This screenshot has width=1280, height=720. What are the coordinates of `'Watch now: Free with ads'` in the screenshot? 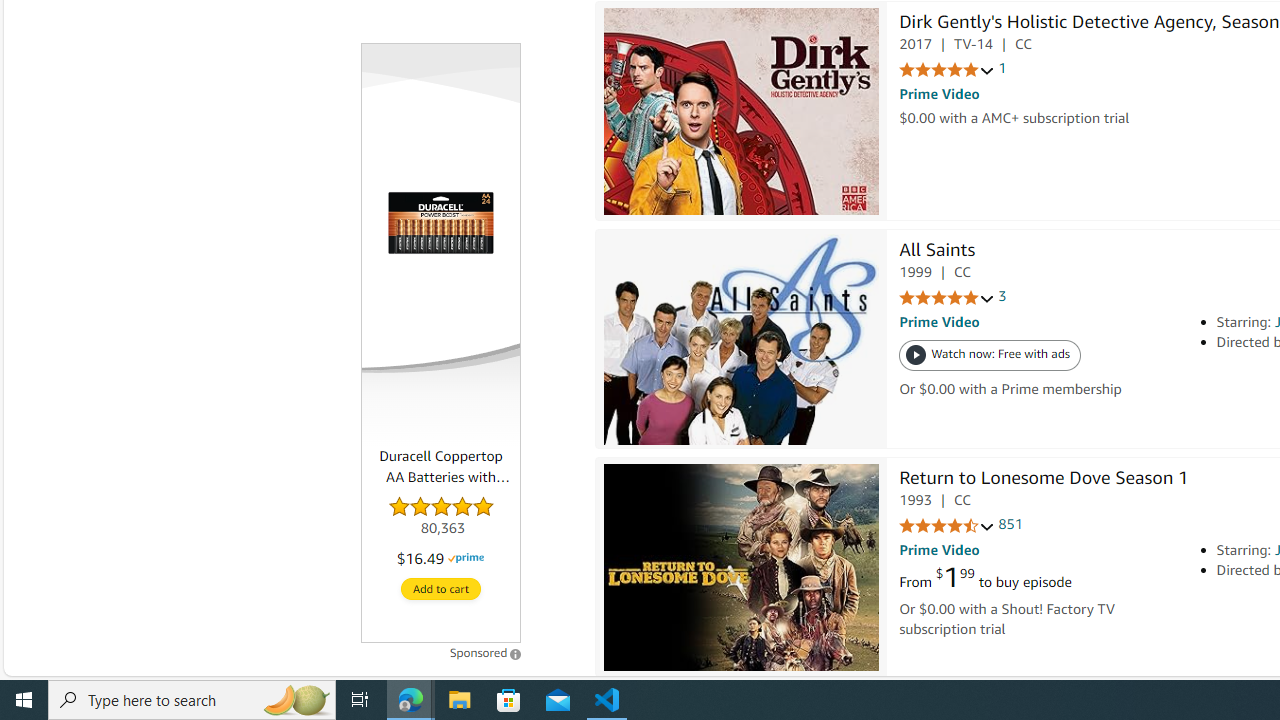 It's located at (990, 355).